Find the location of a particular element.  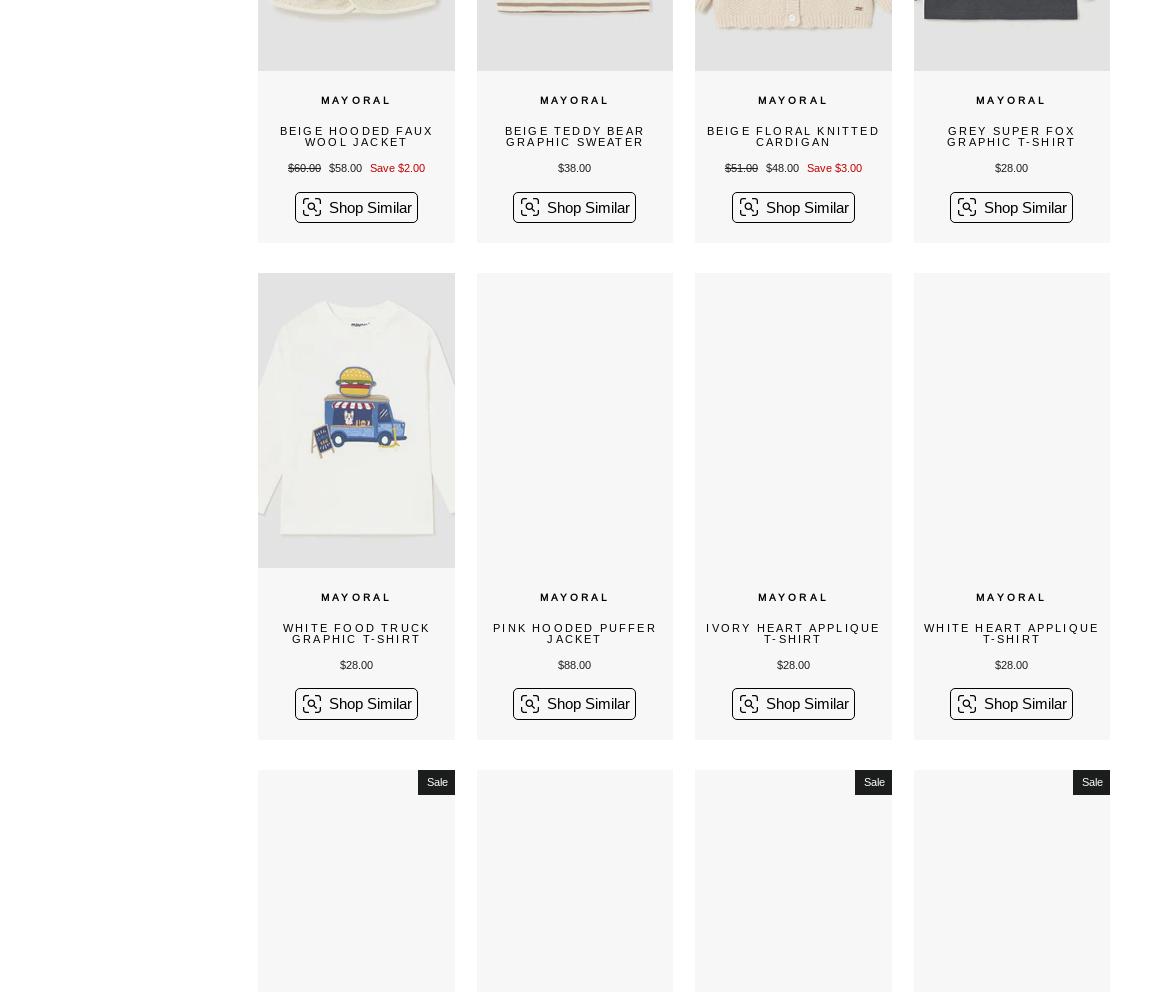

'$48.00' is located at coordinates (763, 167).